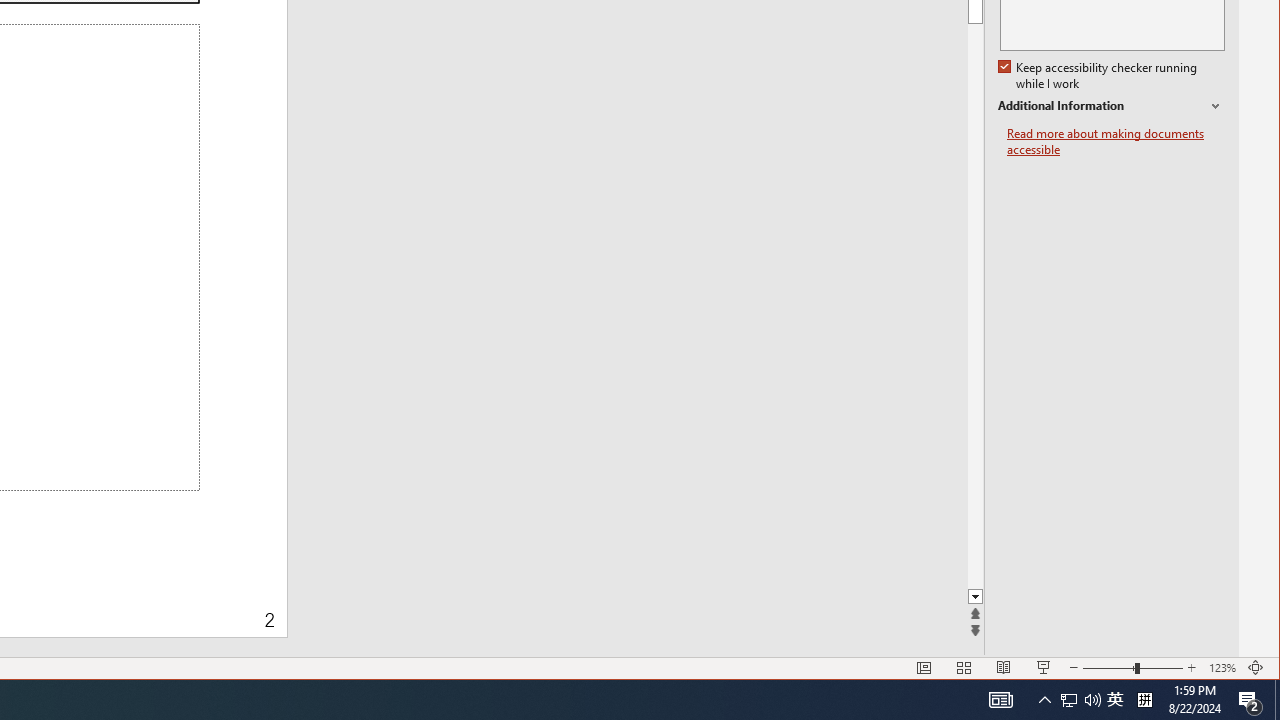  What do you see at coordinates (1098, 75) in the screenshot?
I see `'Keep accessibility checker running while I work'` at bounding box center [1098, 75].